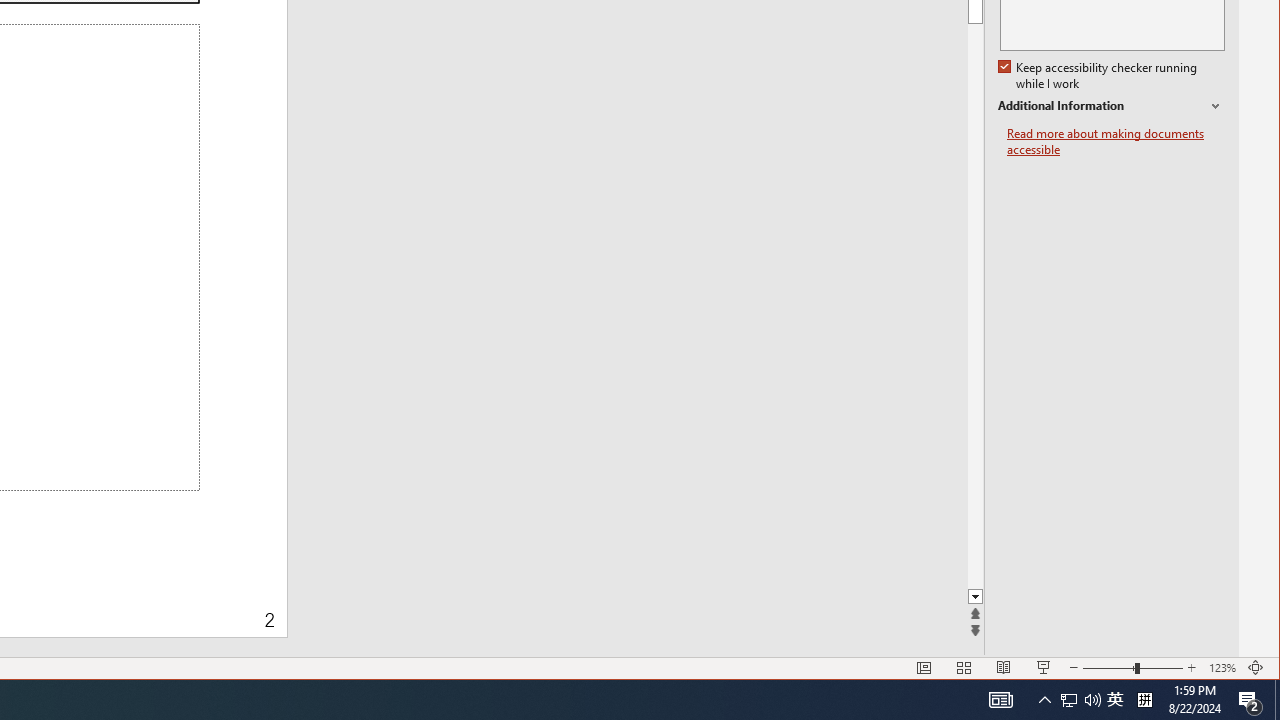  What do you see at coordinates (1098, 75) in the screenshot?
I see `'Keep accessibility checker running while I work'` at bounding box center [1098, 75].